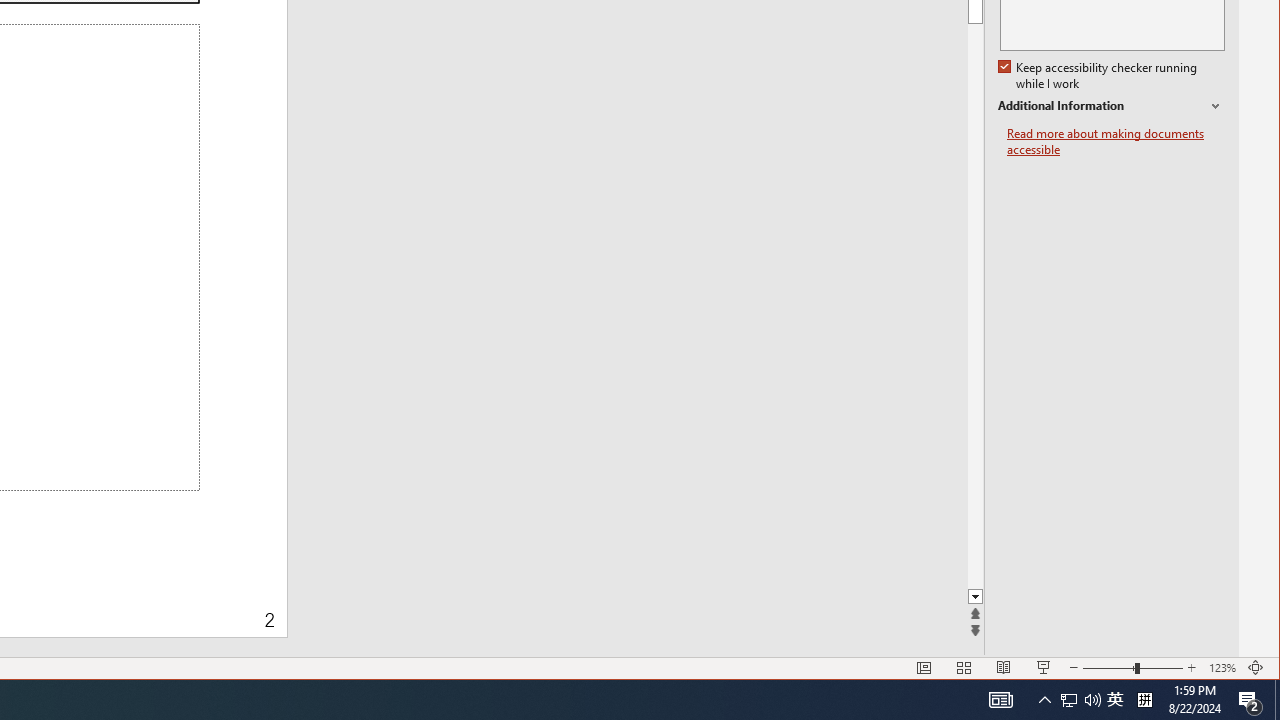  What do you see at coordinates (1098, 75) in the screenshot?
I see `'Keep accessibility checker running while I work'` at bounding box center [1098, 75].